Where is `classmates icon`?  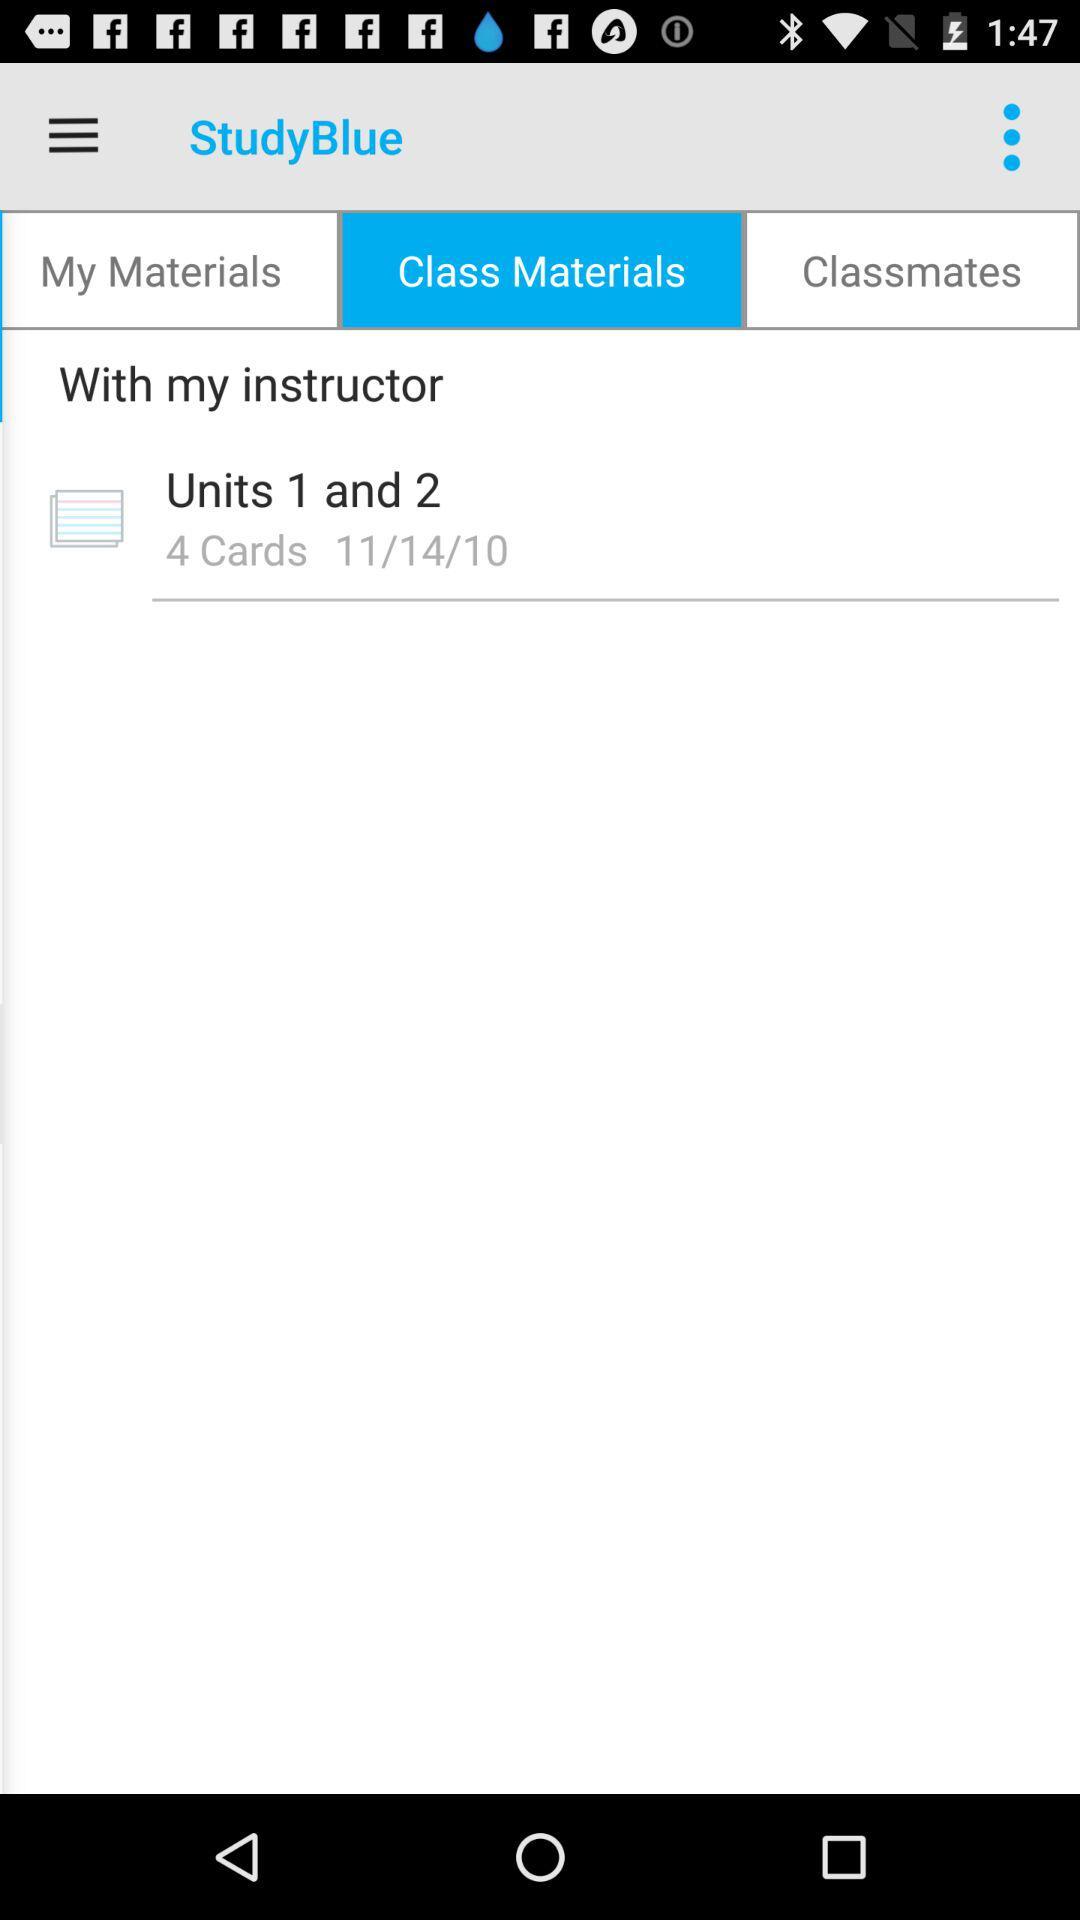 classmates icon is located at coordinates (911, 268).